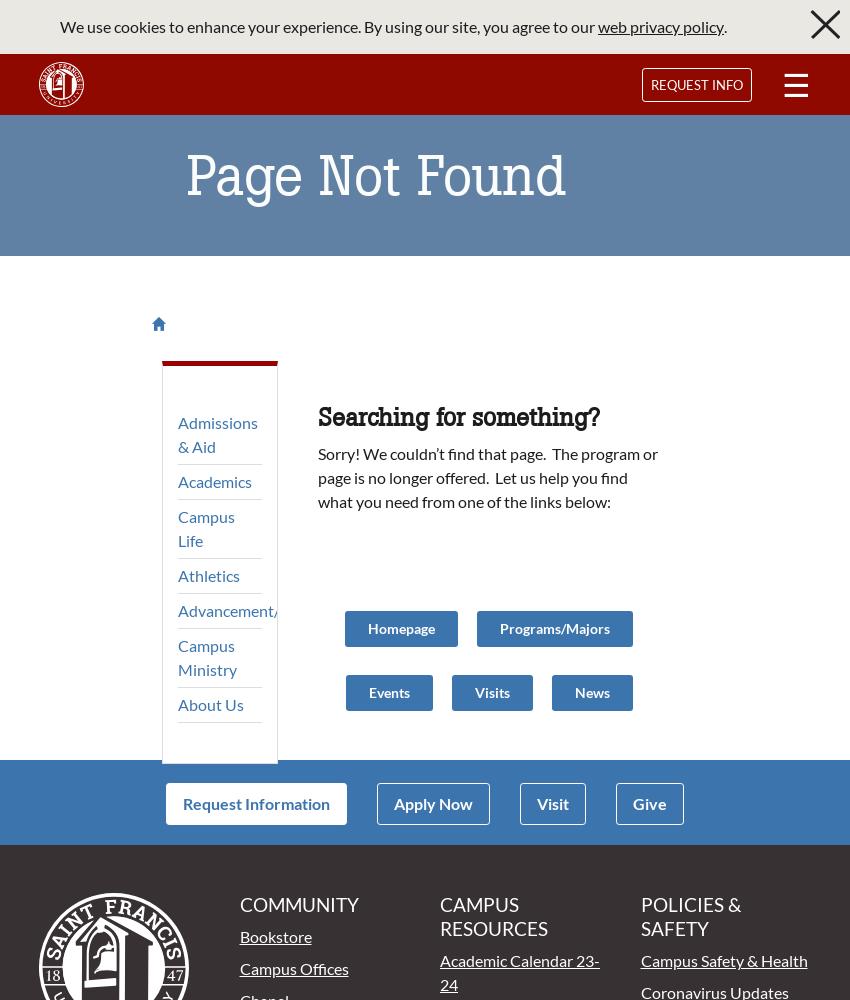  What do you see at coordinates (329, 26) in the screenshot?
I see `'We use cookies to enhance your experience. By using our site, you agree to our'` at bounding box center [329, 26].